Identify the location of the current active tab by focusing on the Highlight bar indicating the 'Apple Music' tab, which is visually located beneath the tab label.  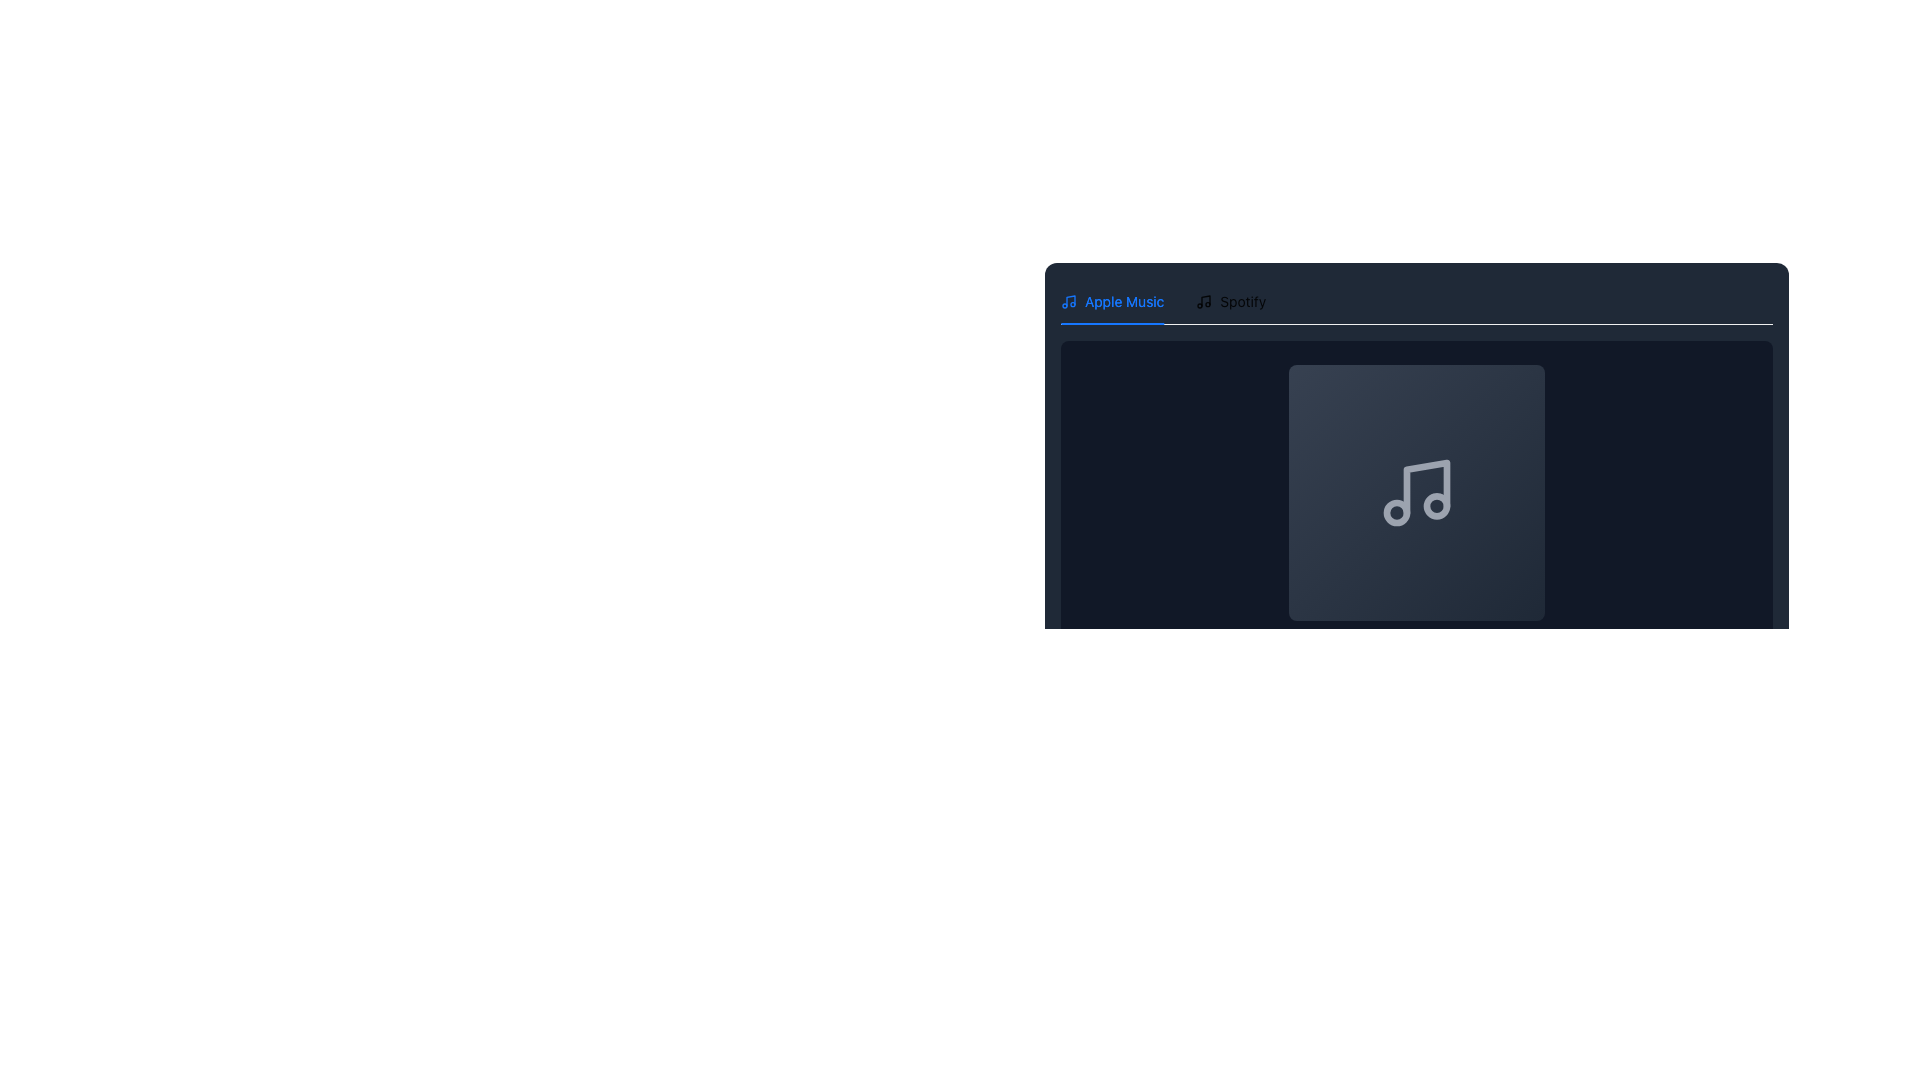
(1111, 323).